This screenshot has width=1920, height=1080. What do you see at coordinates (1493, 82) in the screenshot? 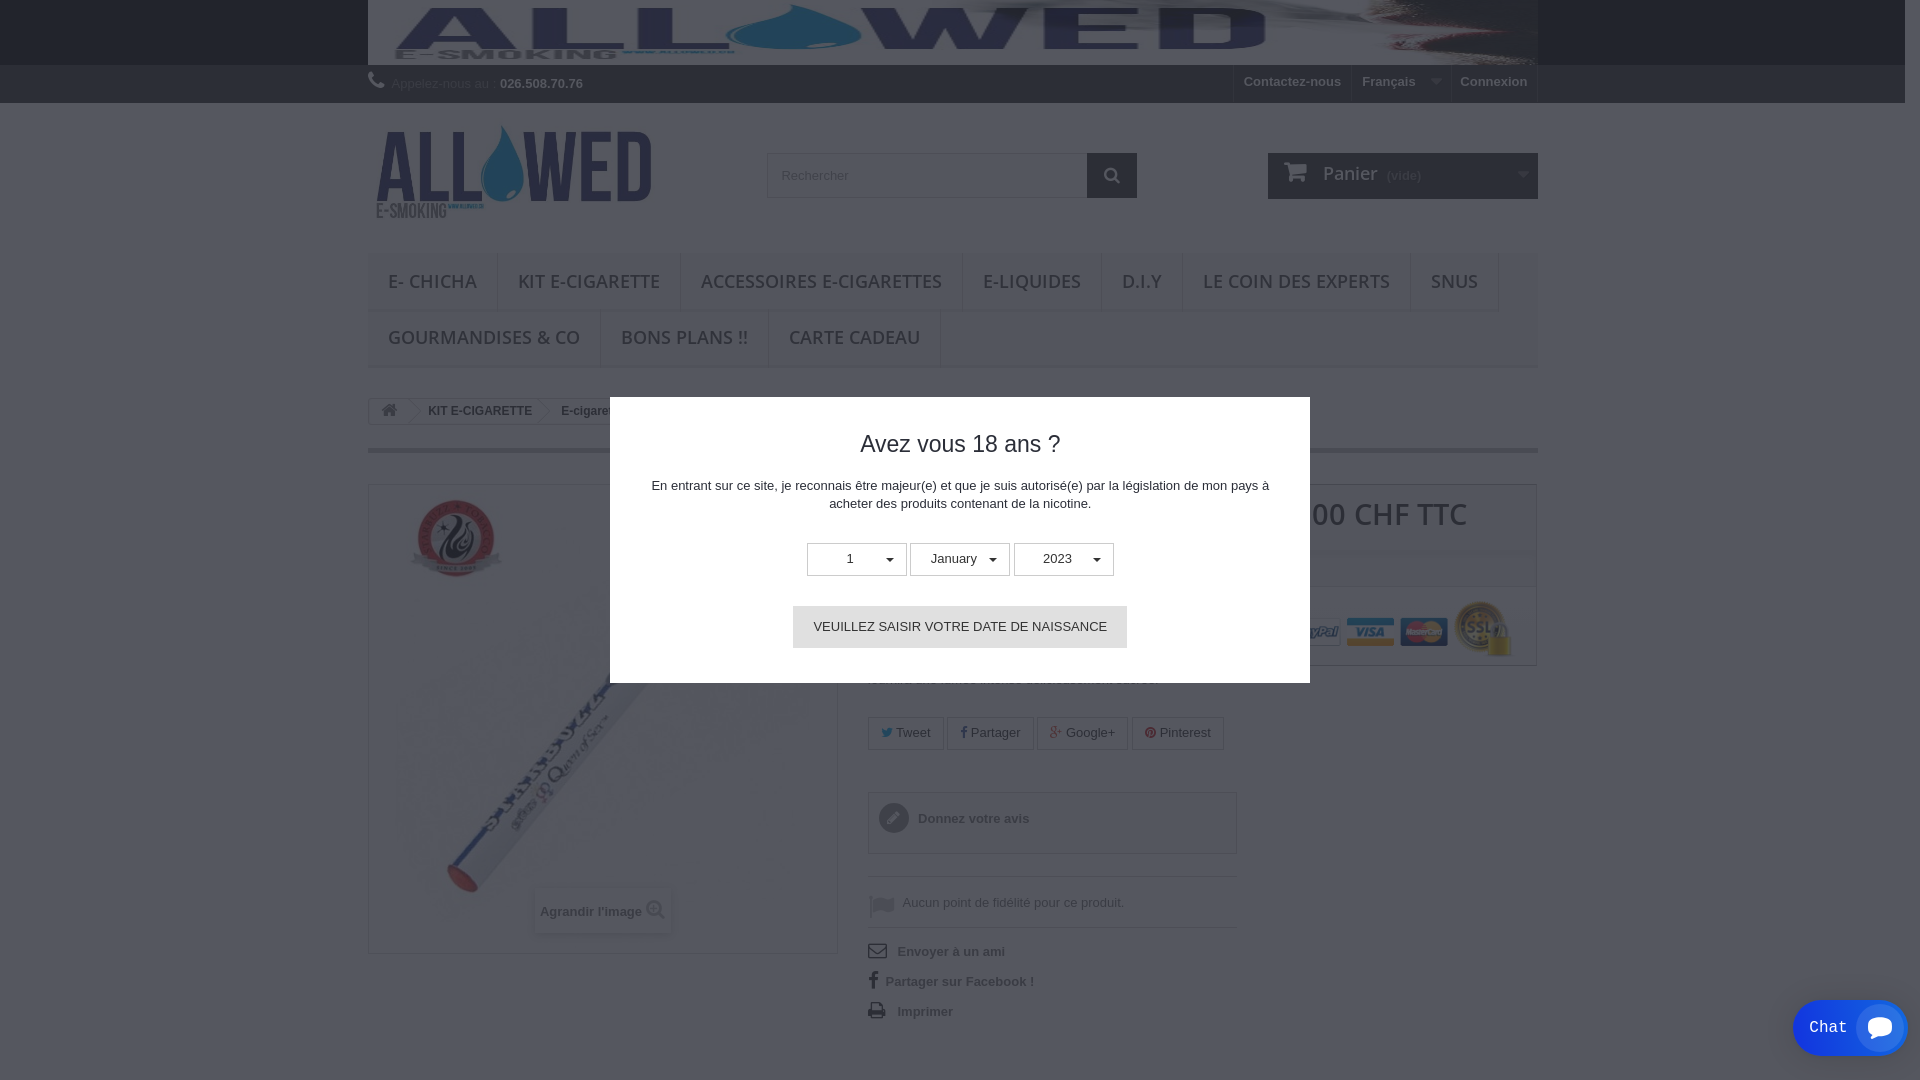
I see `'Connexion'` at bounding box center [1493, 82].